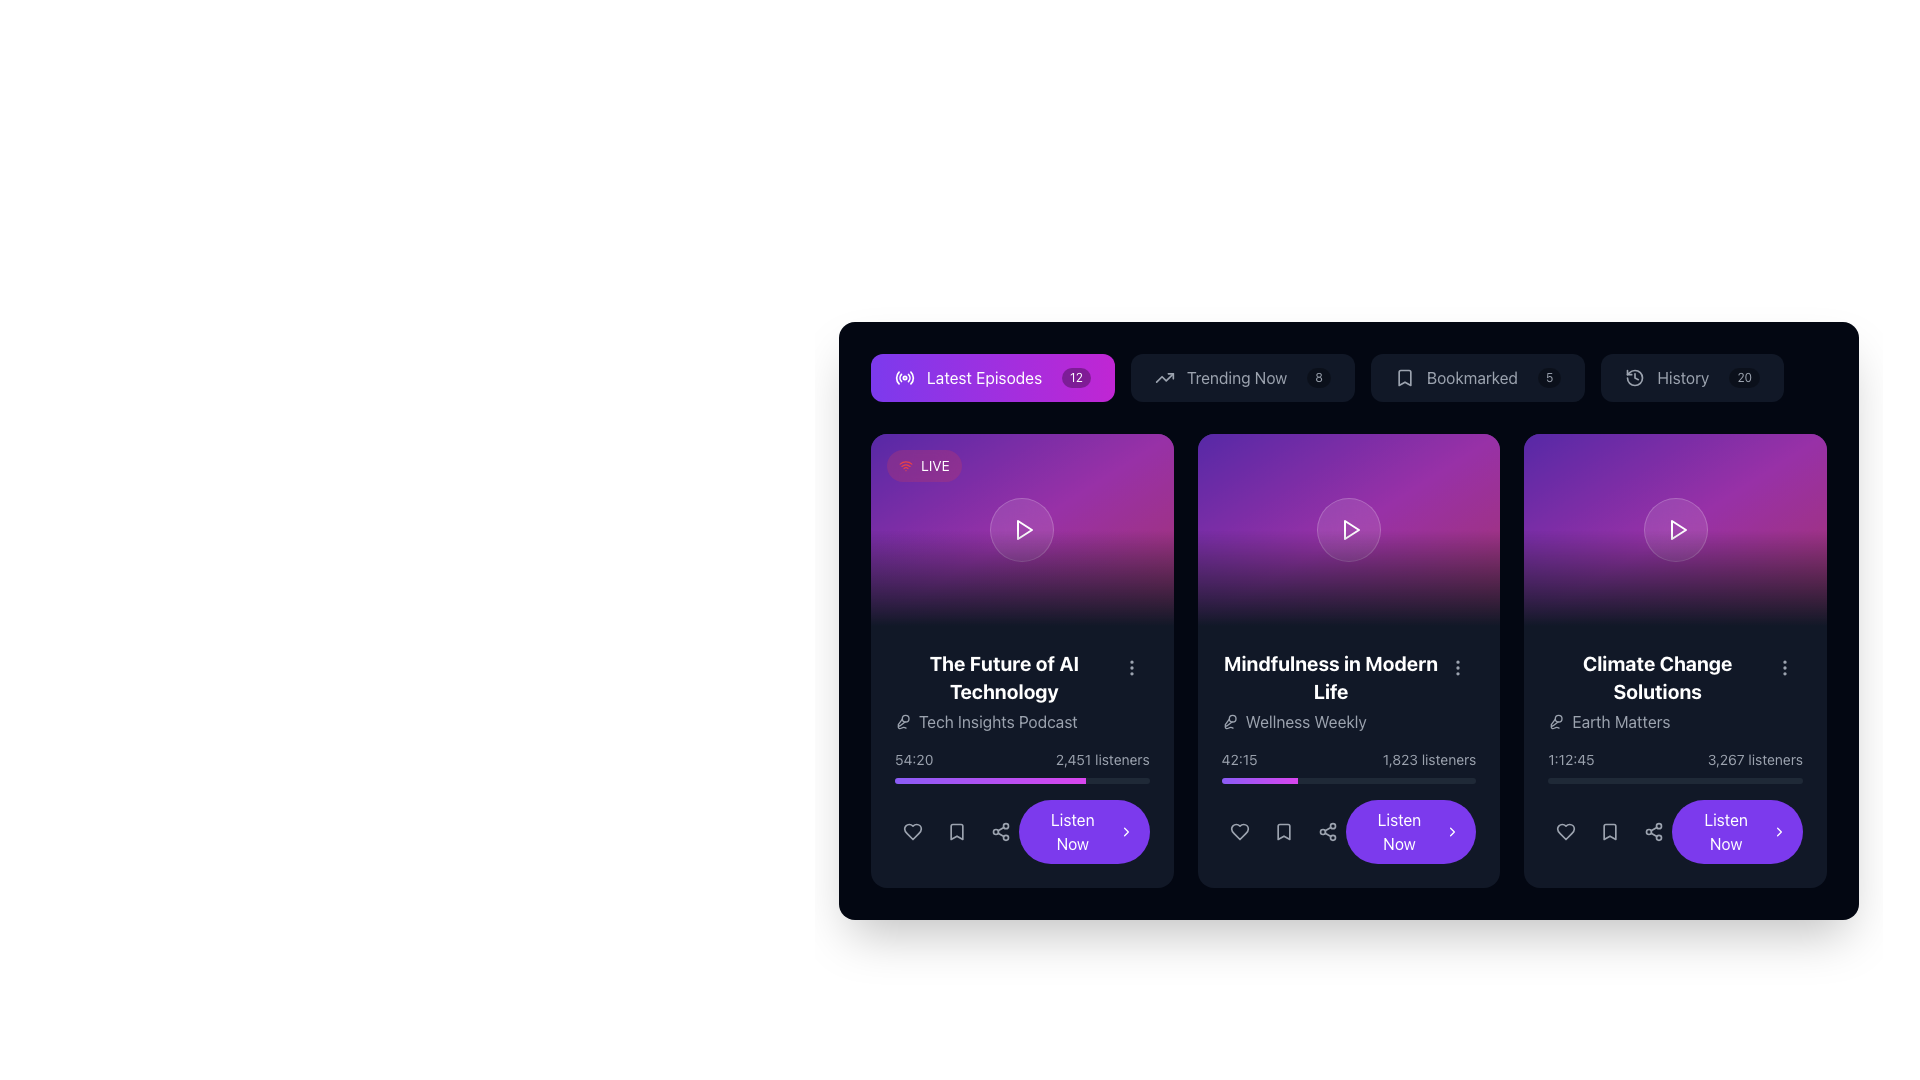  I want to click on the progress of the horizontal progress bar with a violet-to-fuchsia gradient, located beneath the '54:20' timestamp and above the footer area in the leftmost card of the grid, so click(1022, 779).